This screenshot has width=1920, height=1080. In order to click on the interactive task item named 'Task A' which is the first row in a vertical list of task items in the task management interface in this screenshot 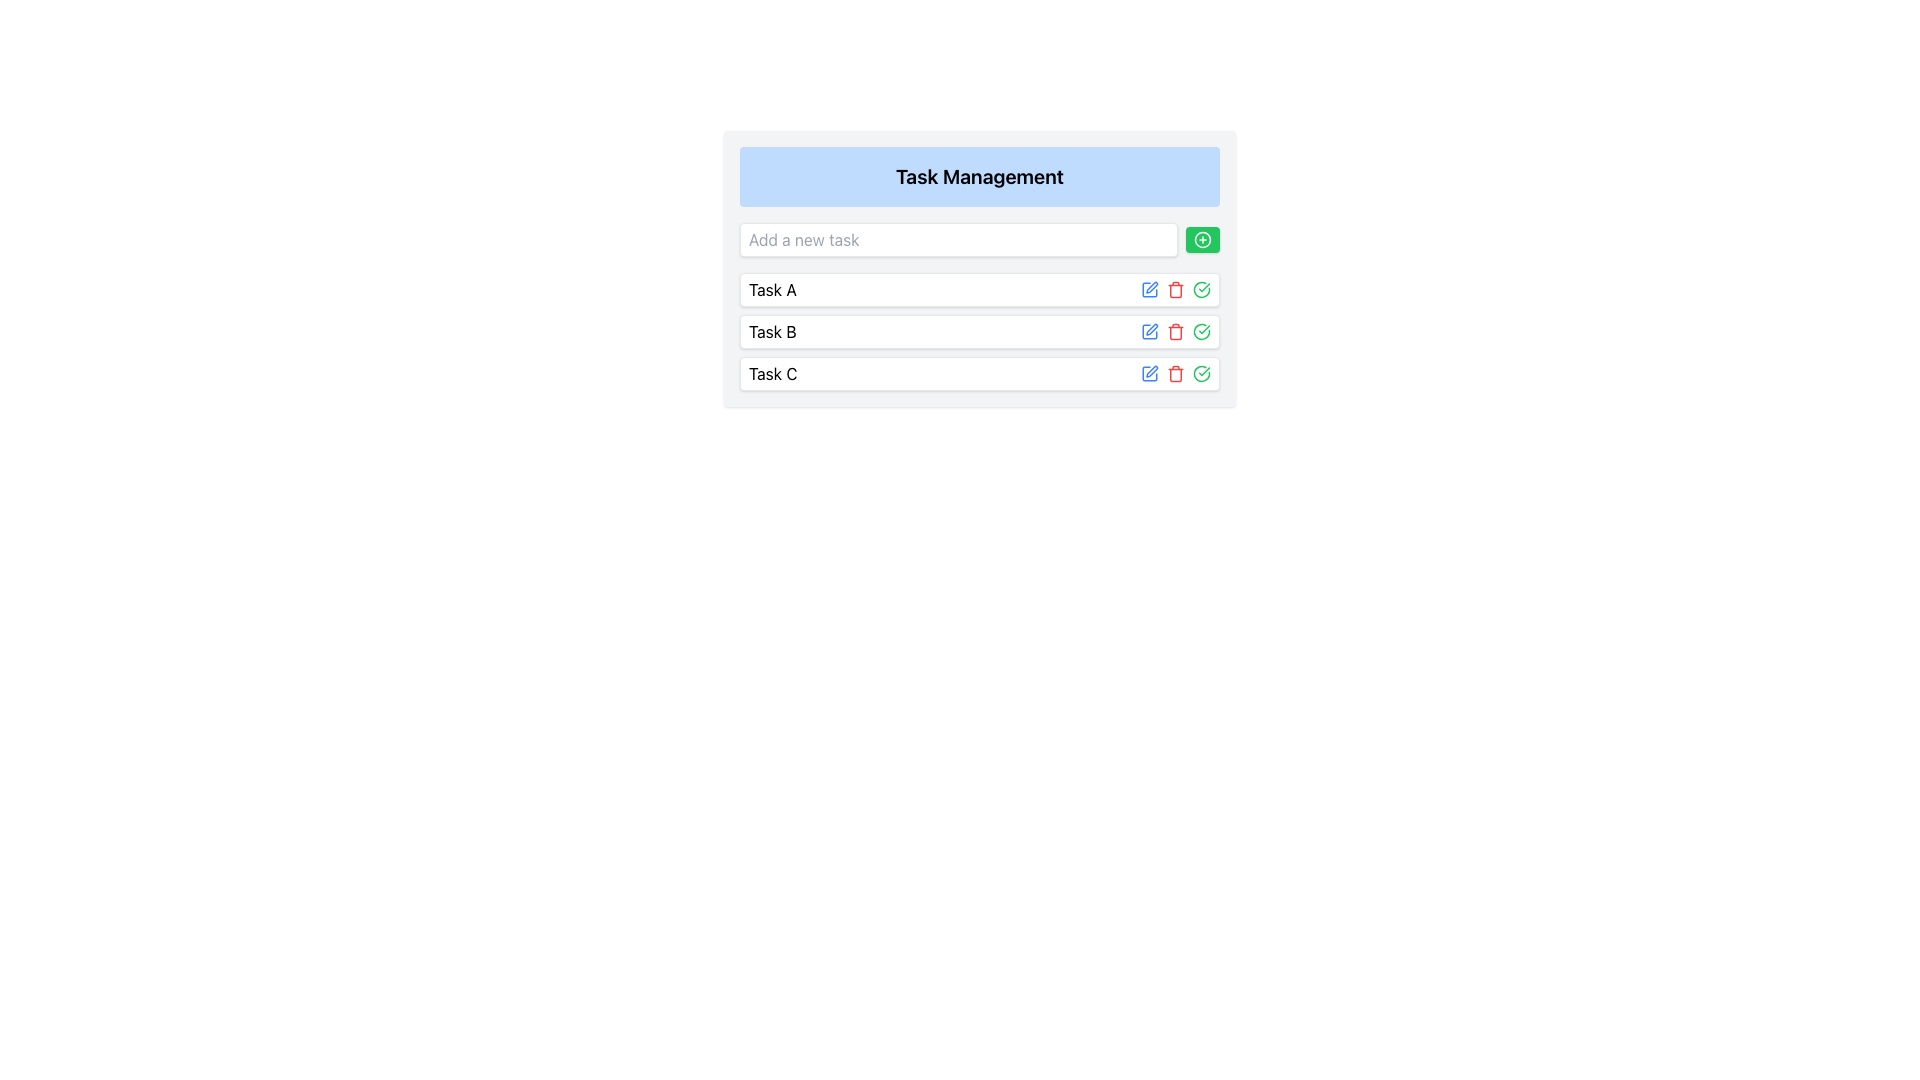, I will do `click(979, 289)`.